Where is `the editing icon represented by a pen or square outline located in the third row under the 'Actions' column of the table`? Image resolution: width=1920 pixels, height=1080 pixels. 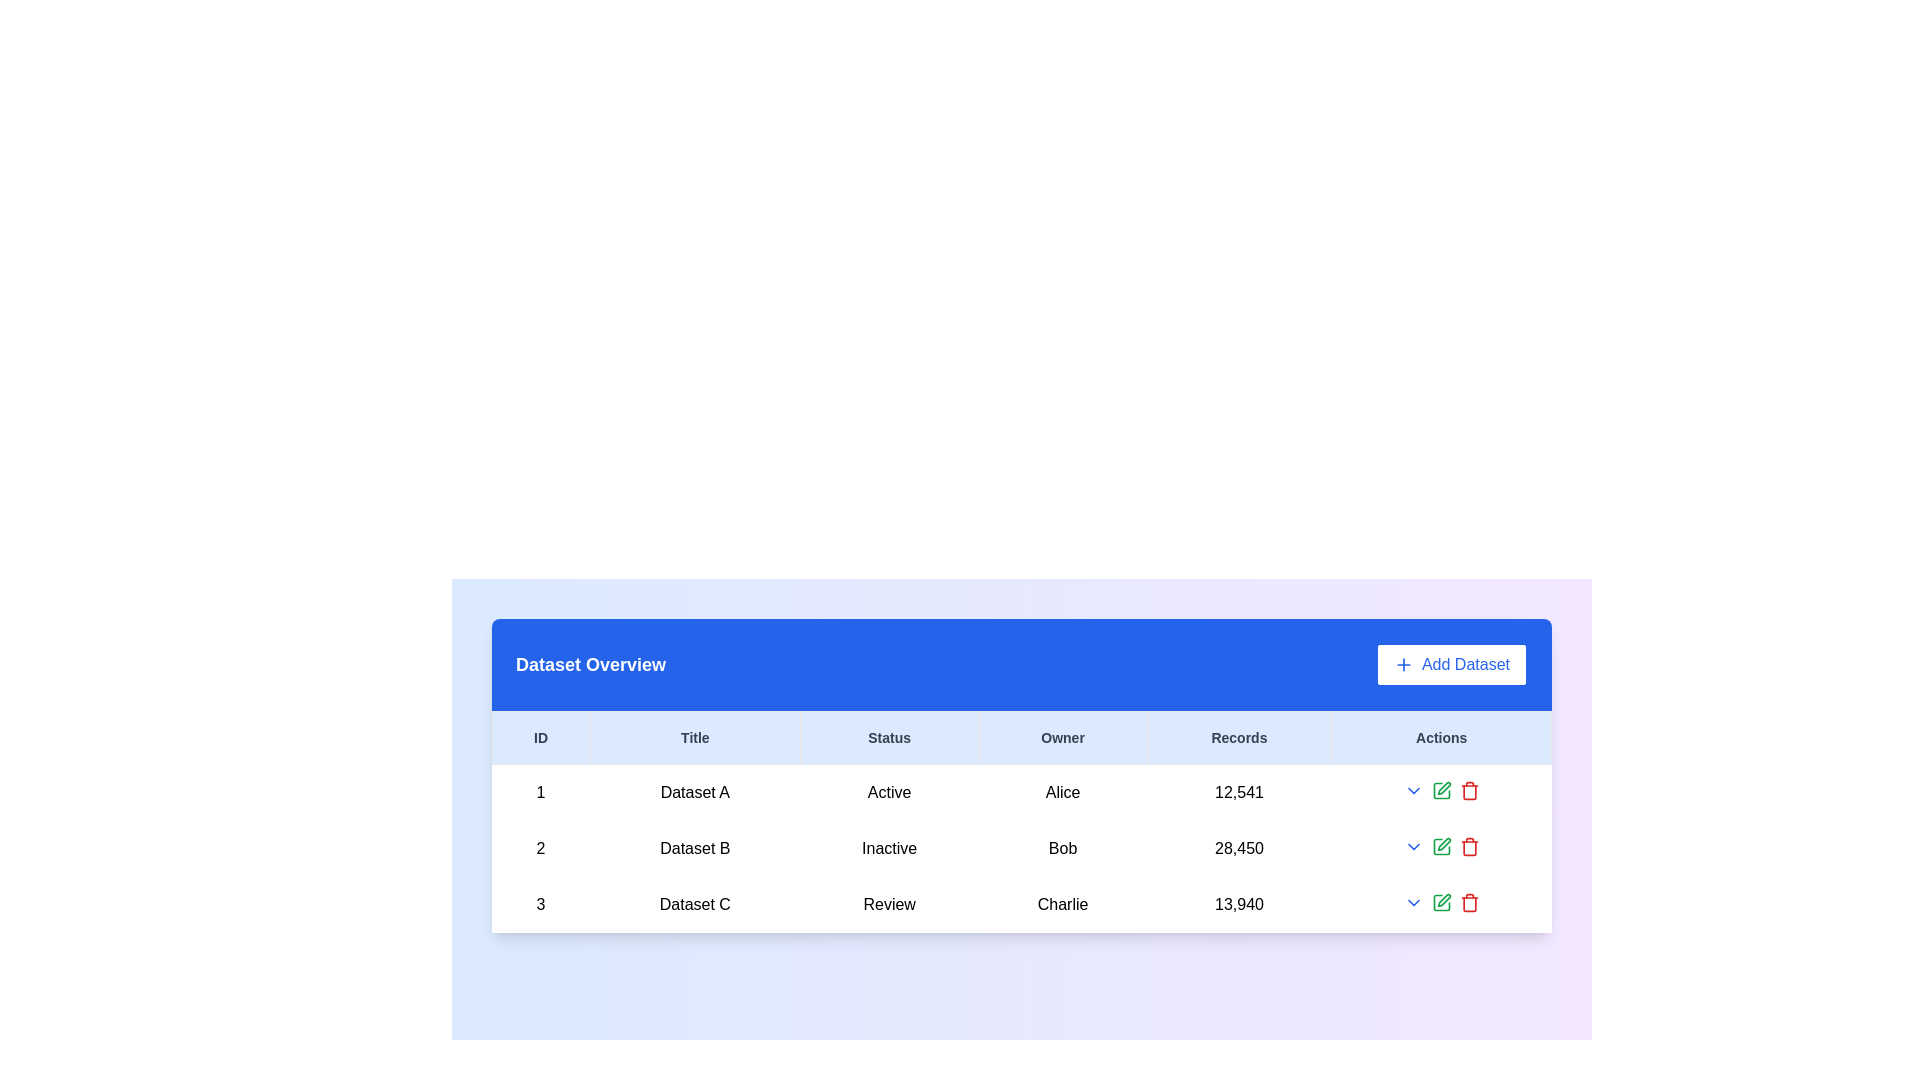 the editing icon represented by a pen or square outline located in the third row under the 'Actions' column of the table is located at coordinates (1441, 902).